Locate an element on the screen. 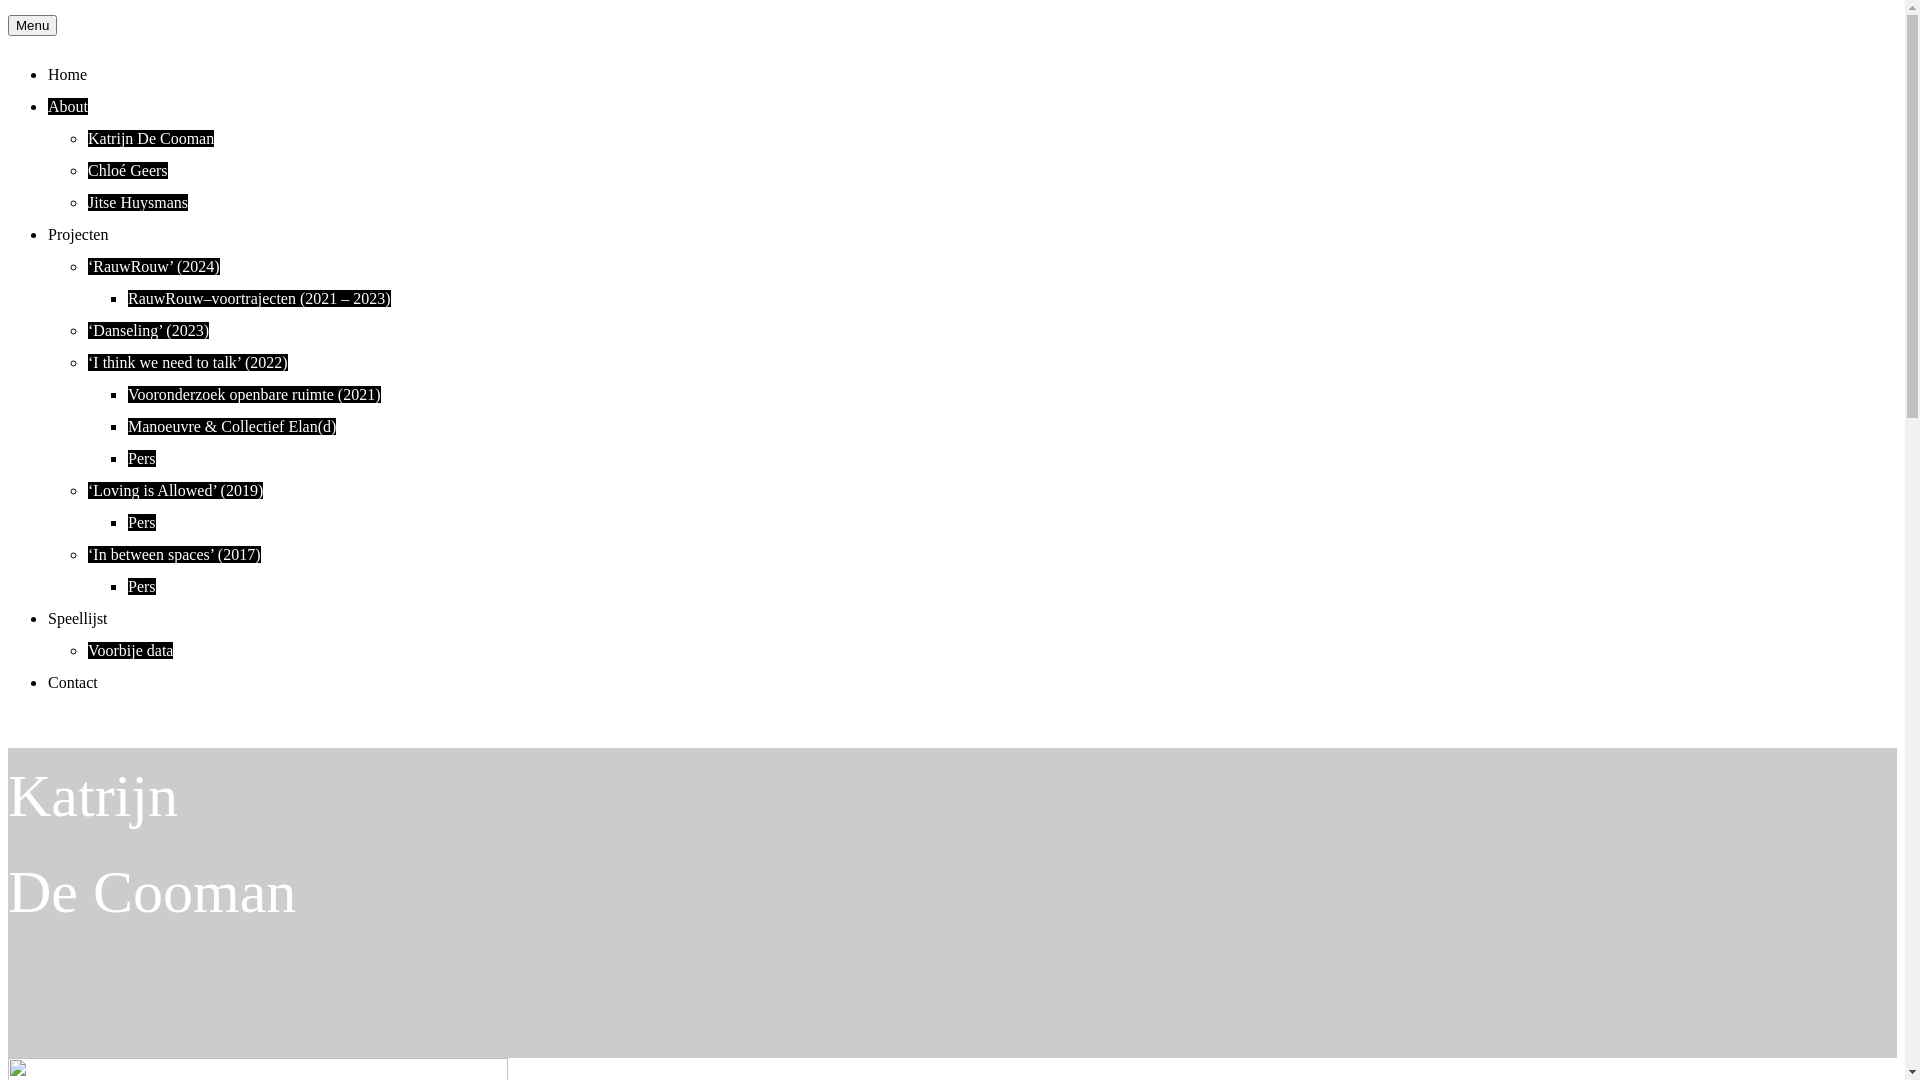 Image resolution: width=1920 pixels, height=1080 pixels. 'Menu' is located at coordinates (32, 25).